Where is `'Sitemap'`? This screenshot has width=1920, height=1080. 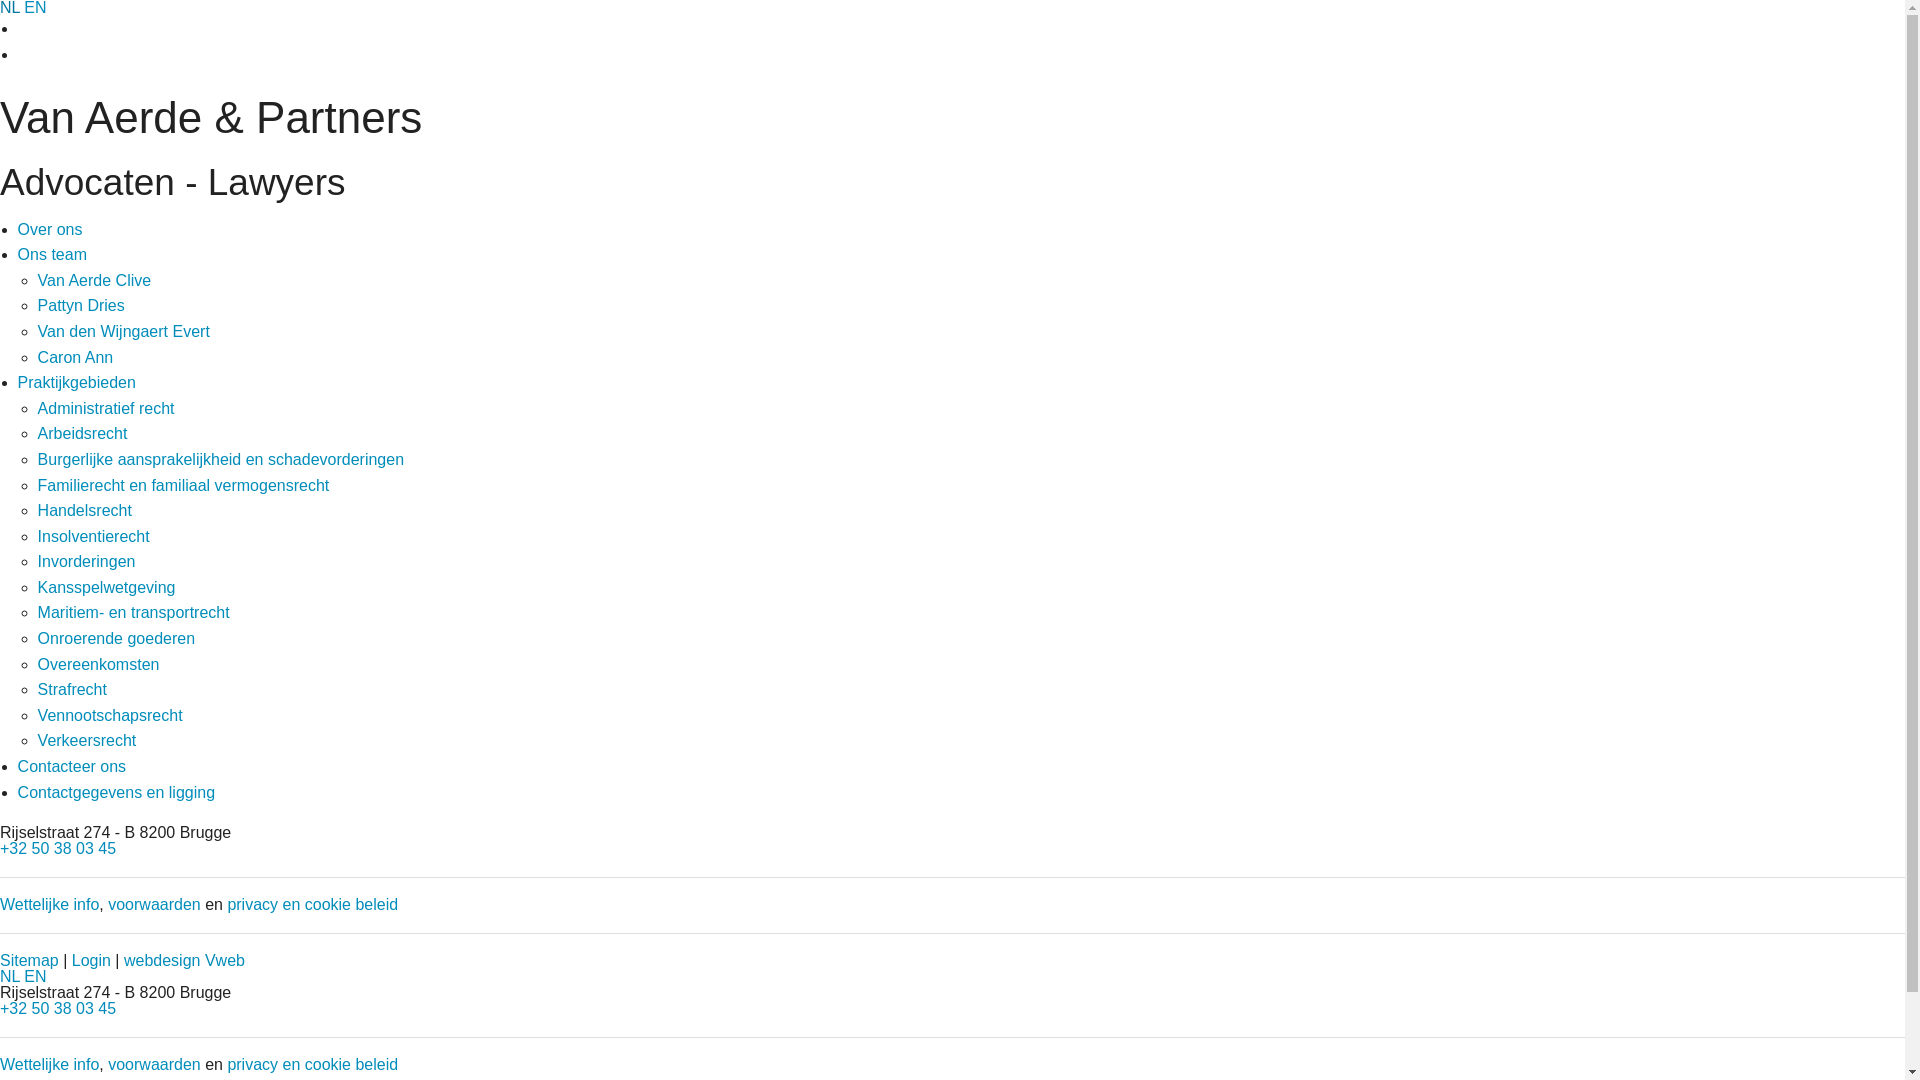 'Sitemap' is located at coordinates (29, 959).